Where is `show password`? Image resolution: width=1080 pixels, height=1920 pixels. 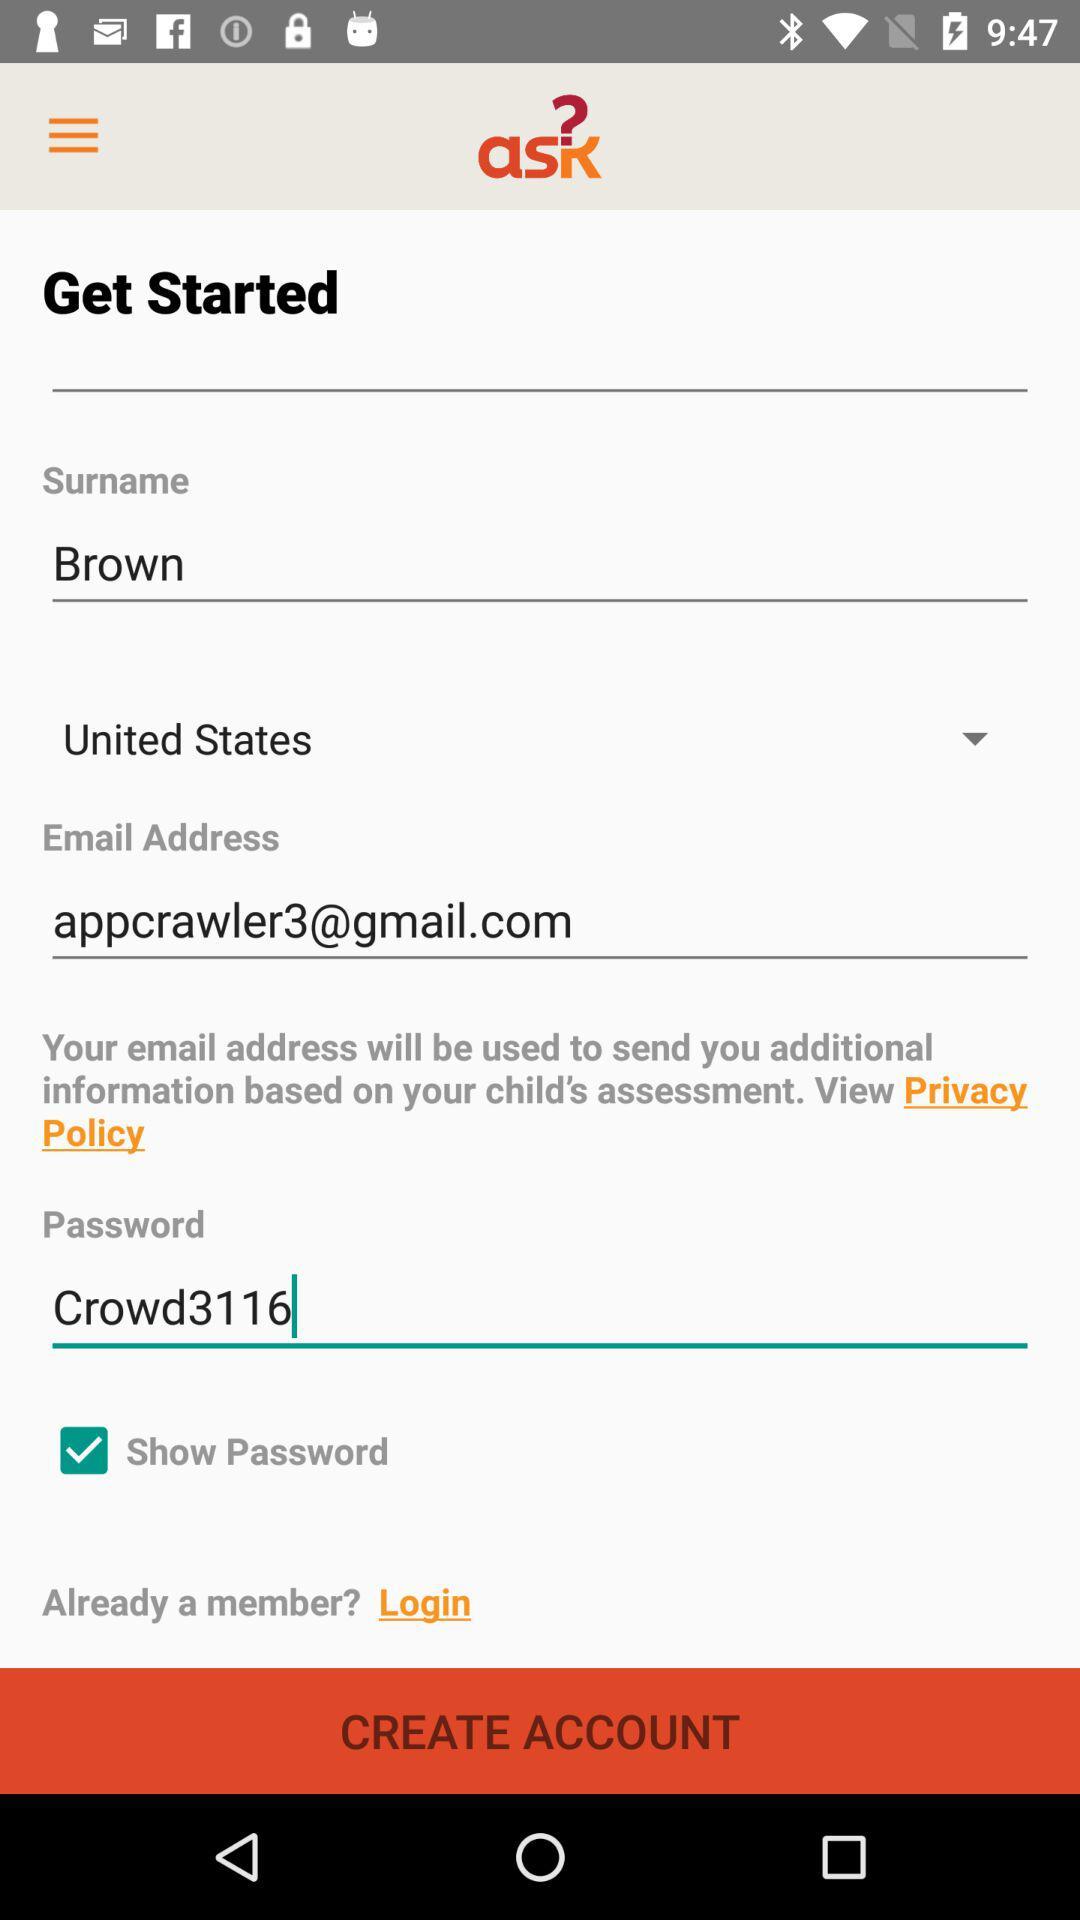 show password is located at coordinates (215, 1450).